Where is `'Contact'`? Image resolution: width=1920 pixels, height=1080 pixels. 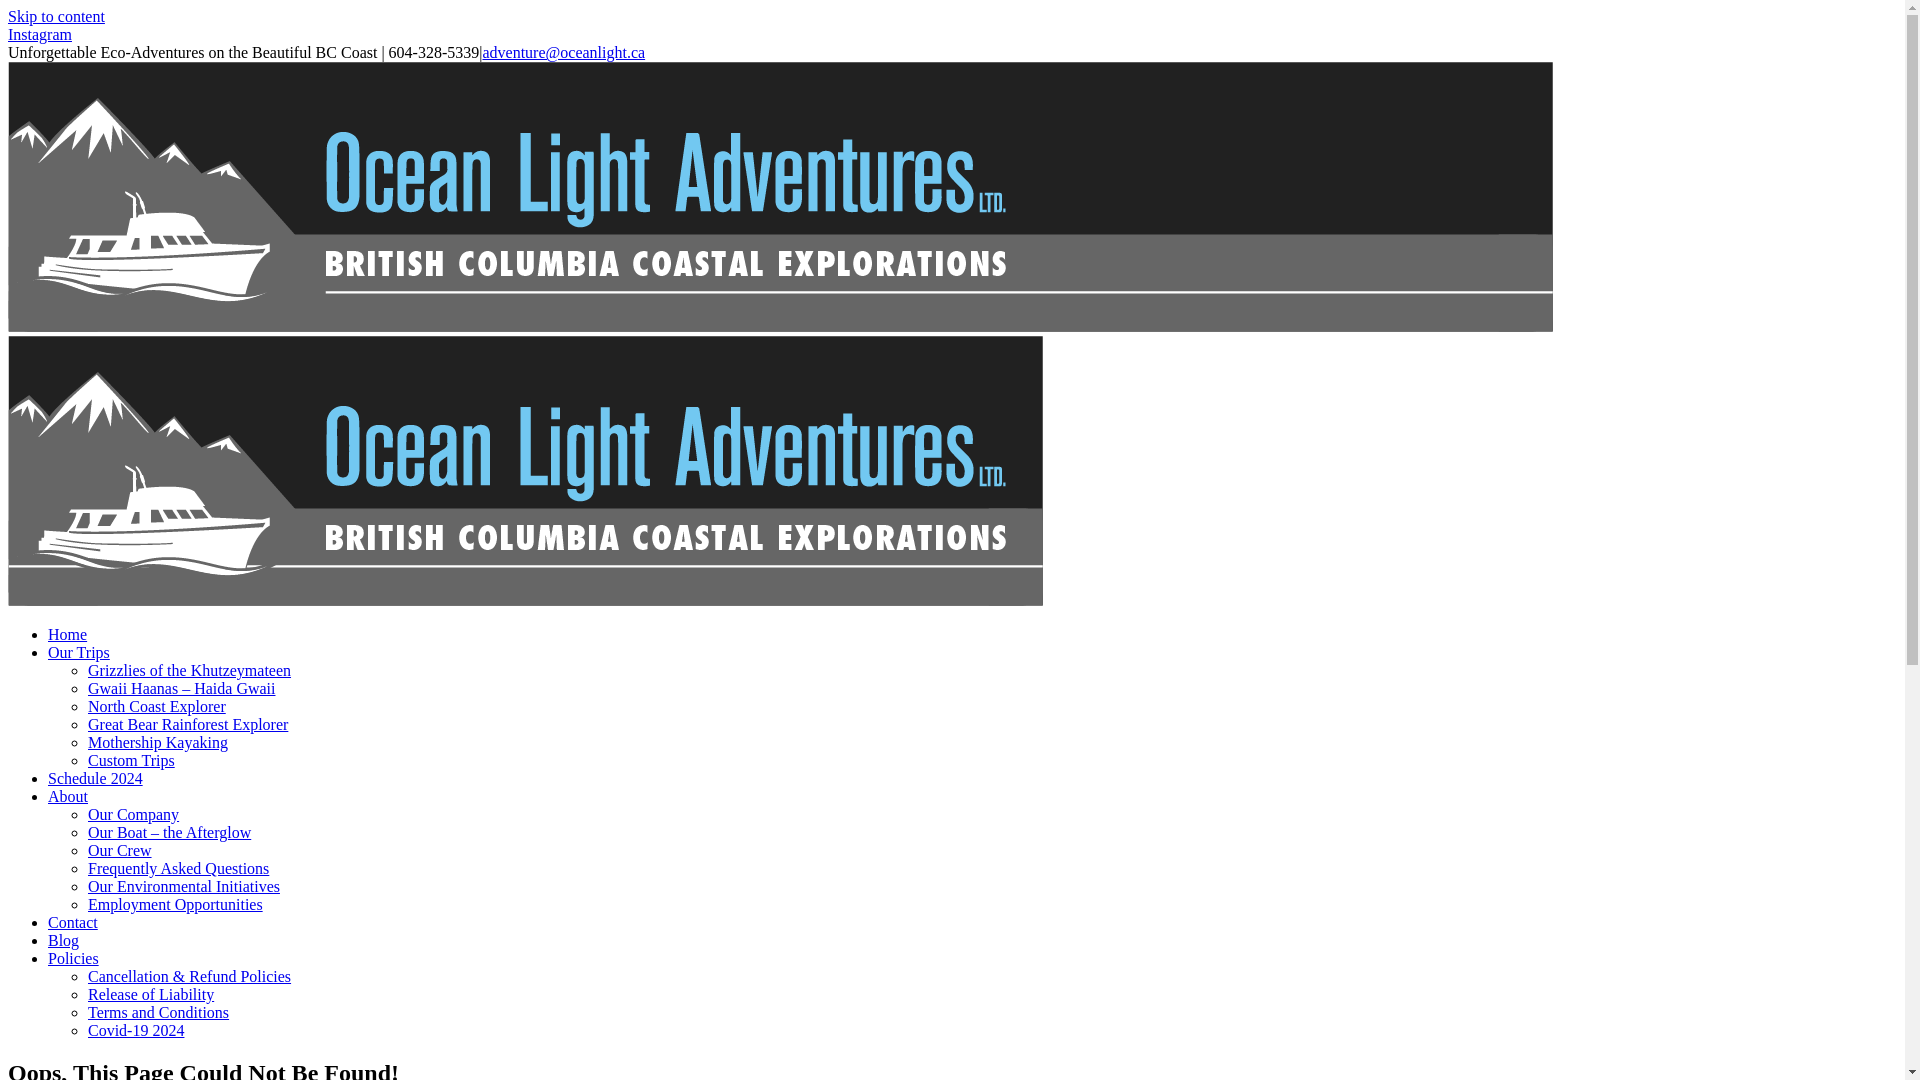
'Contact' is located at coordinates (72, 922).